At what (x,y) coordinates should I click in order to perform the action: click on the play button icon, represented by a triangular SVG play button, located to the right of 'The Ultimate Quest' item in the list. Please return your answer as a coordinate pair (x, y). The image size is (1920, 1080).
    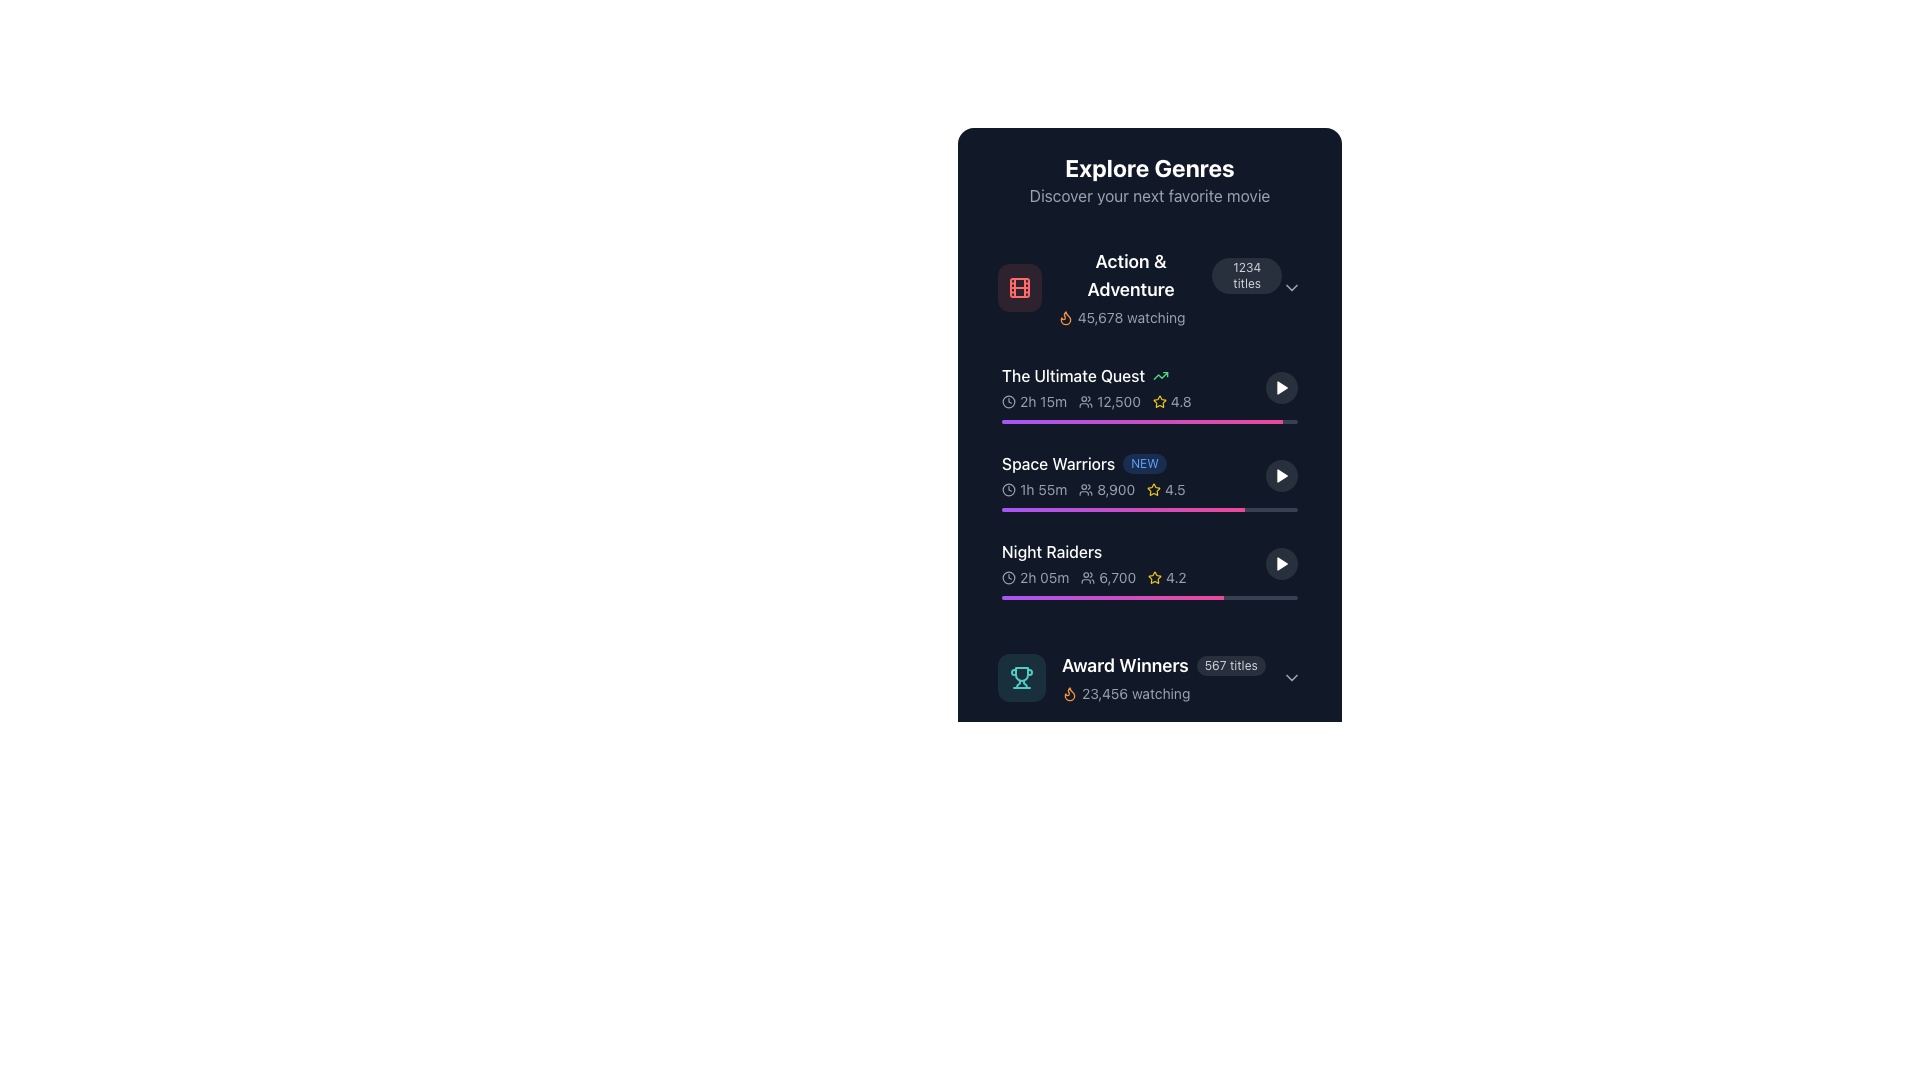
    Looking at the image, I should click on (1281, 388).